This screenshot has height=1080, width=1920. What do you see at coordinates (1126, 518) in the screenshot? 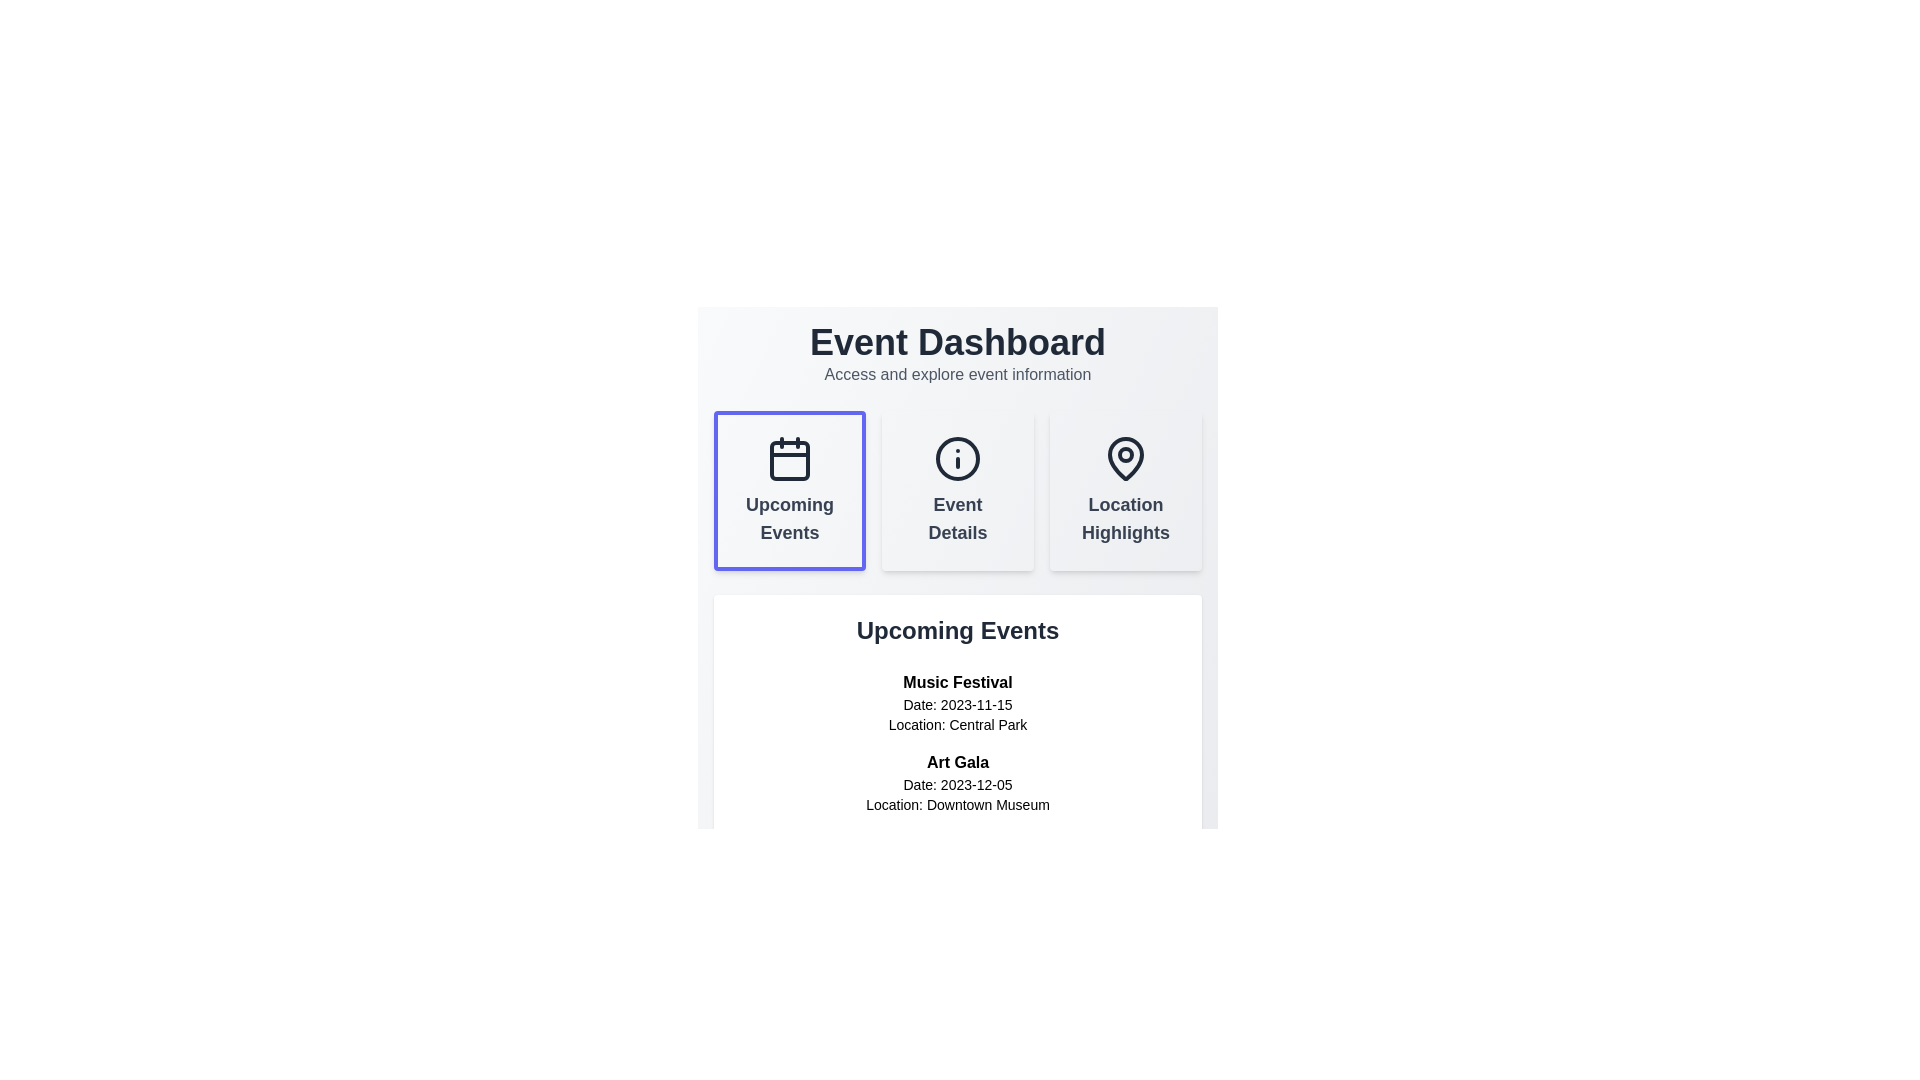
I see `text content of the 'Location Highlights' card, which is the title or descriptive label located below the map pin icon in the third card of the row under 'Event Dashboard'` at bounding box center [1126, 518].